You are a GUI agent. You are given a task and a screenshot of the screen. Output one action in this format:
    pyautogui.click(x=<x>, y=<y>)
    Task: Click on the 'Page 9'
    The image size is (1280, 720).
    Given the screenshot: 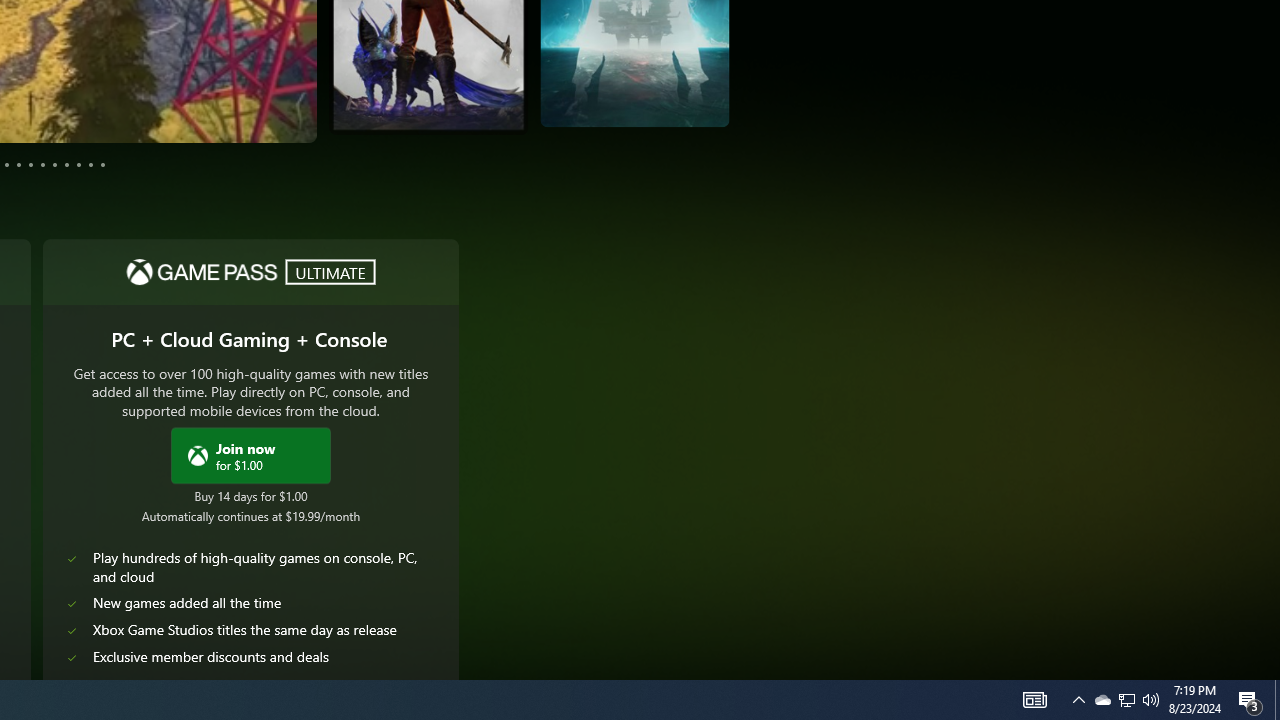 What is the action you would take?
    pyautogui.click(x=67, y=163)
    